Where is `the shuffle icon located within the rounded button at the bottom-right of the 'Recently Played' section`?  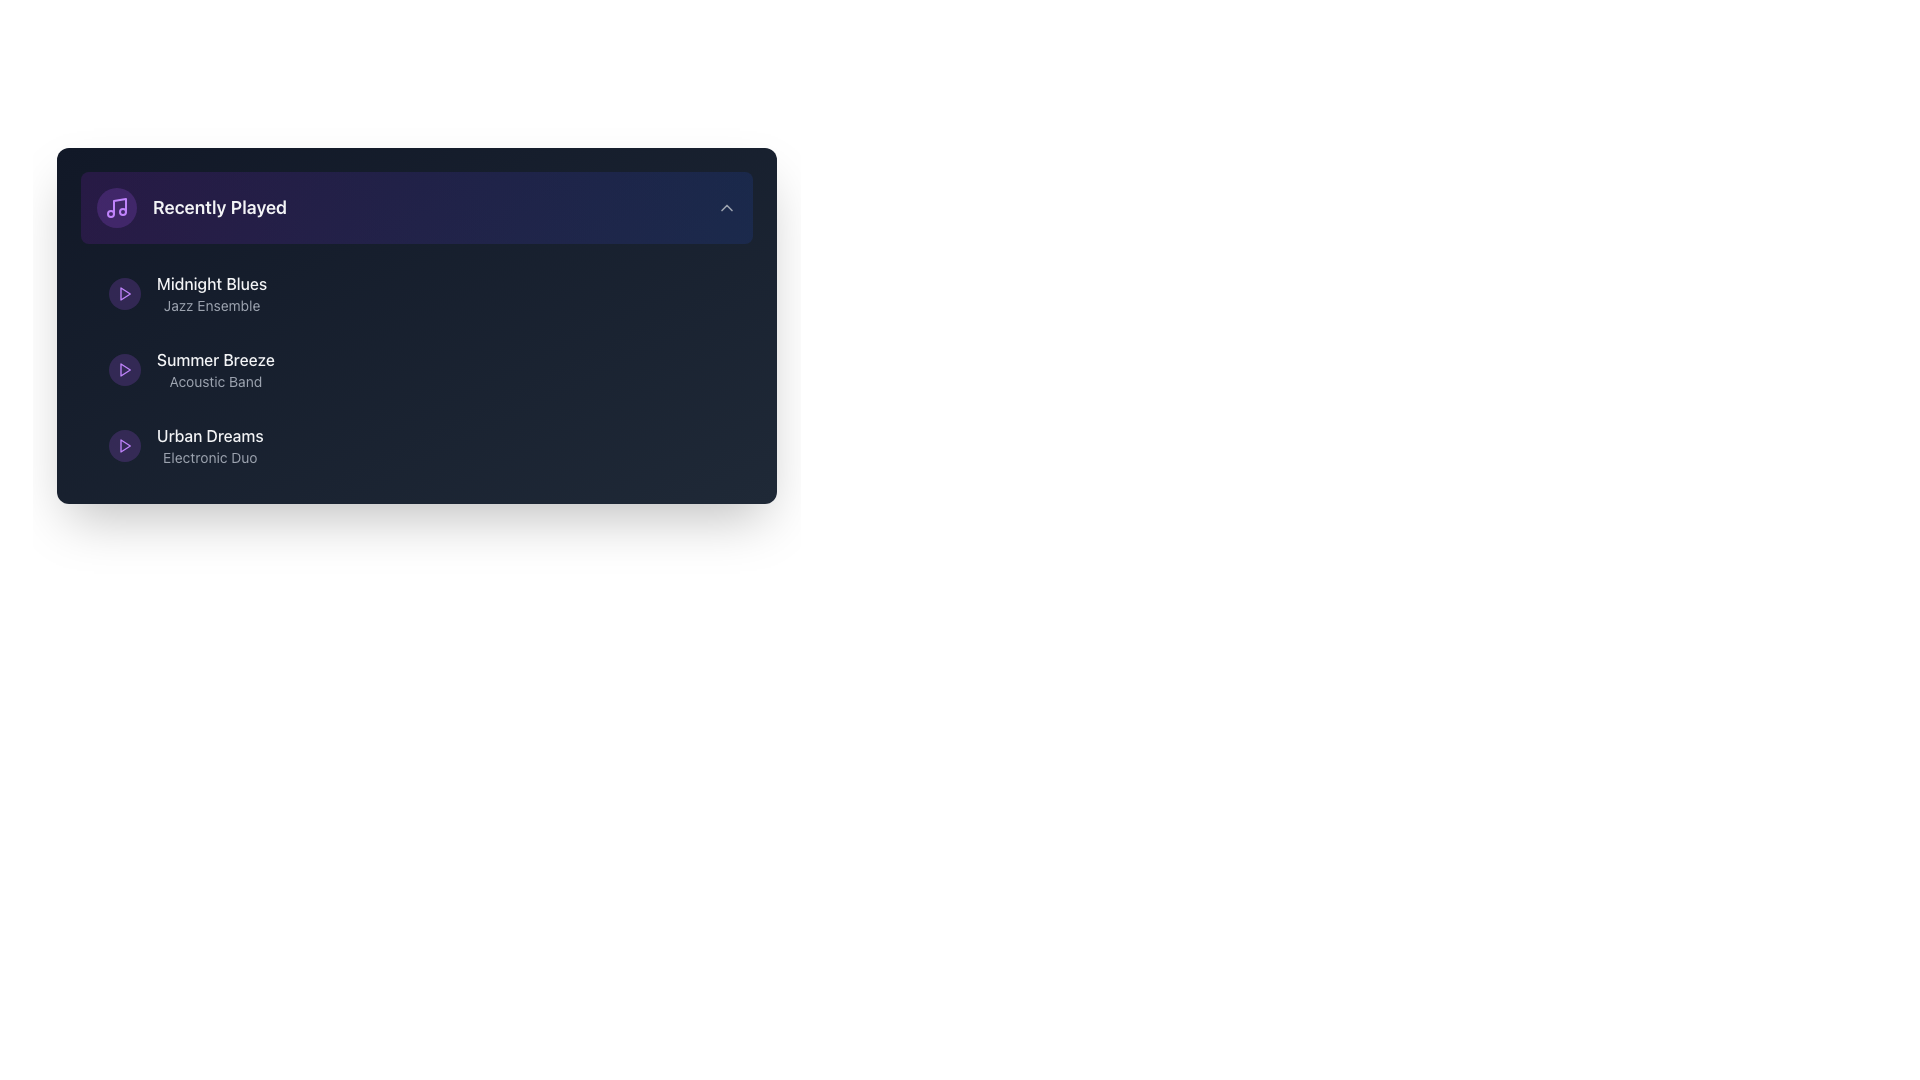 the shuffle icon located within the rounded button at the bottom-right of the 'Recently Played' section is located at coordinates (627, 445).